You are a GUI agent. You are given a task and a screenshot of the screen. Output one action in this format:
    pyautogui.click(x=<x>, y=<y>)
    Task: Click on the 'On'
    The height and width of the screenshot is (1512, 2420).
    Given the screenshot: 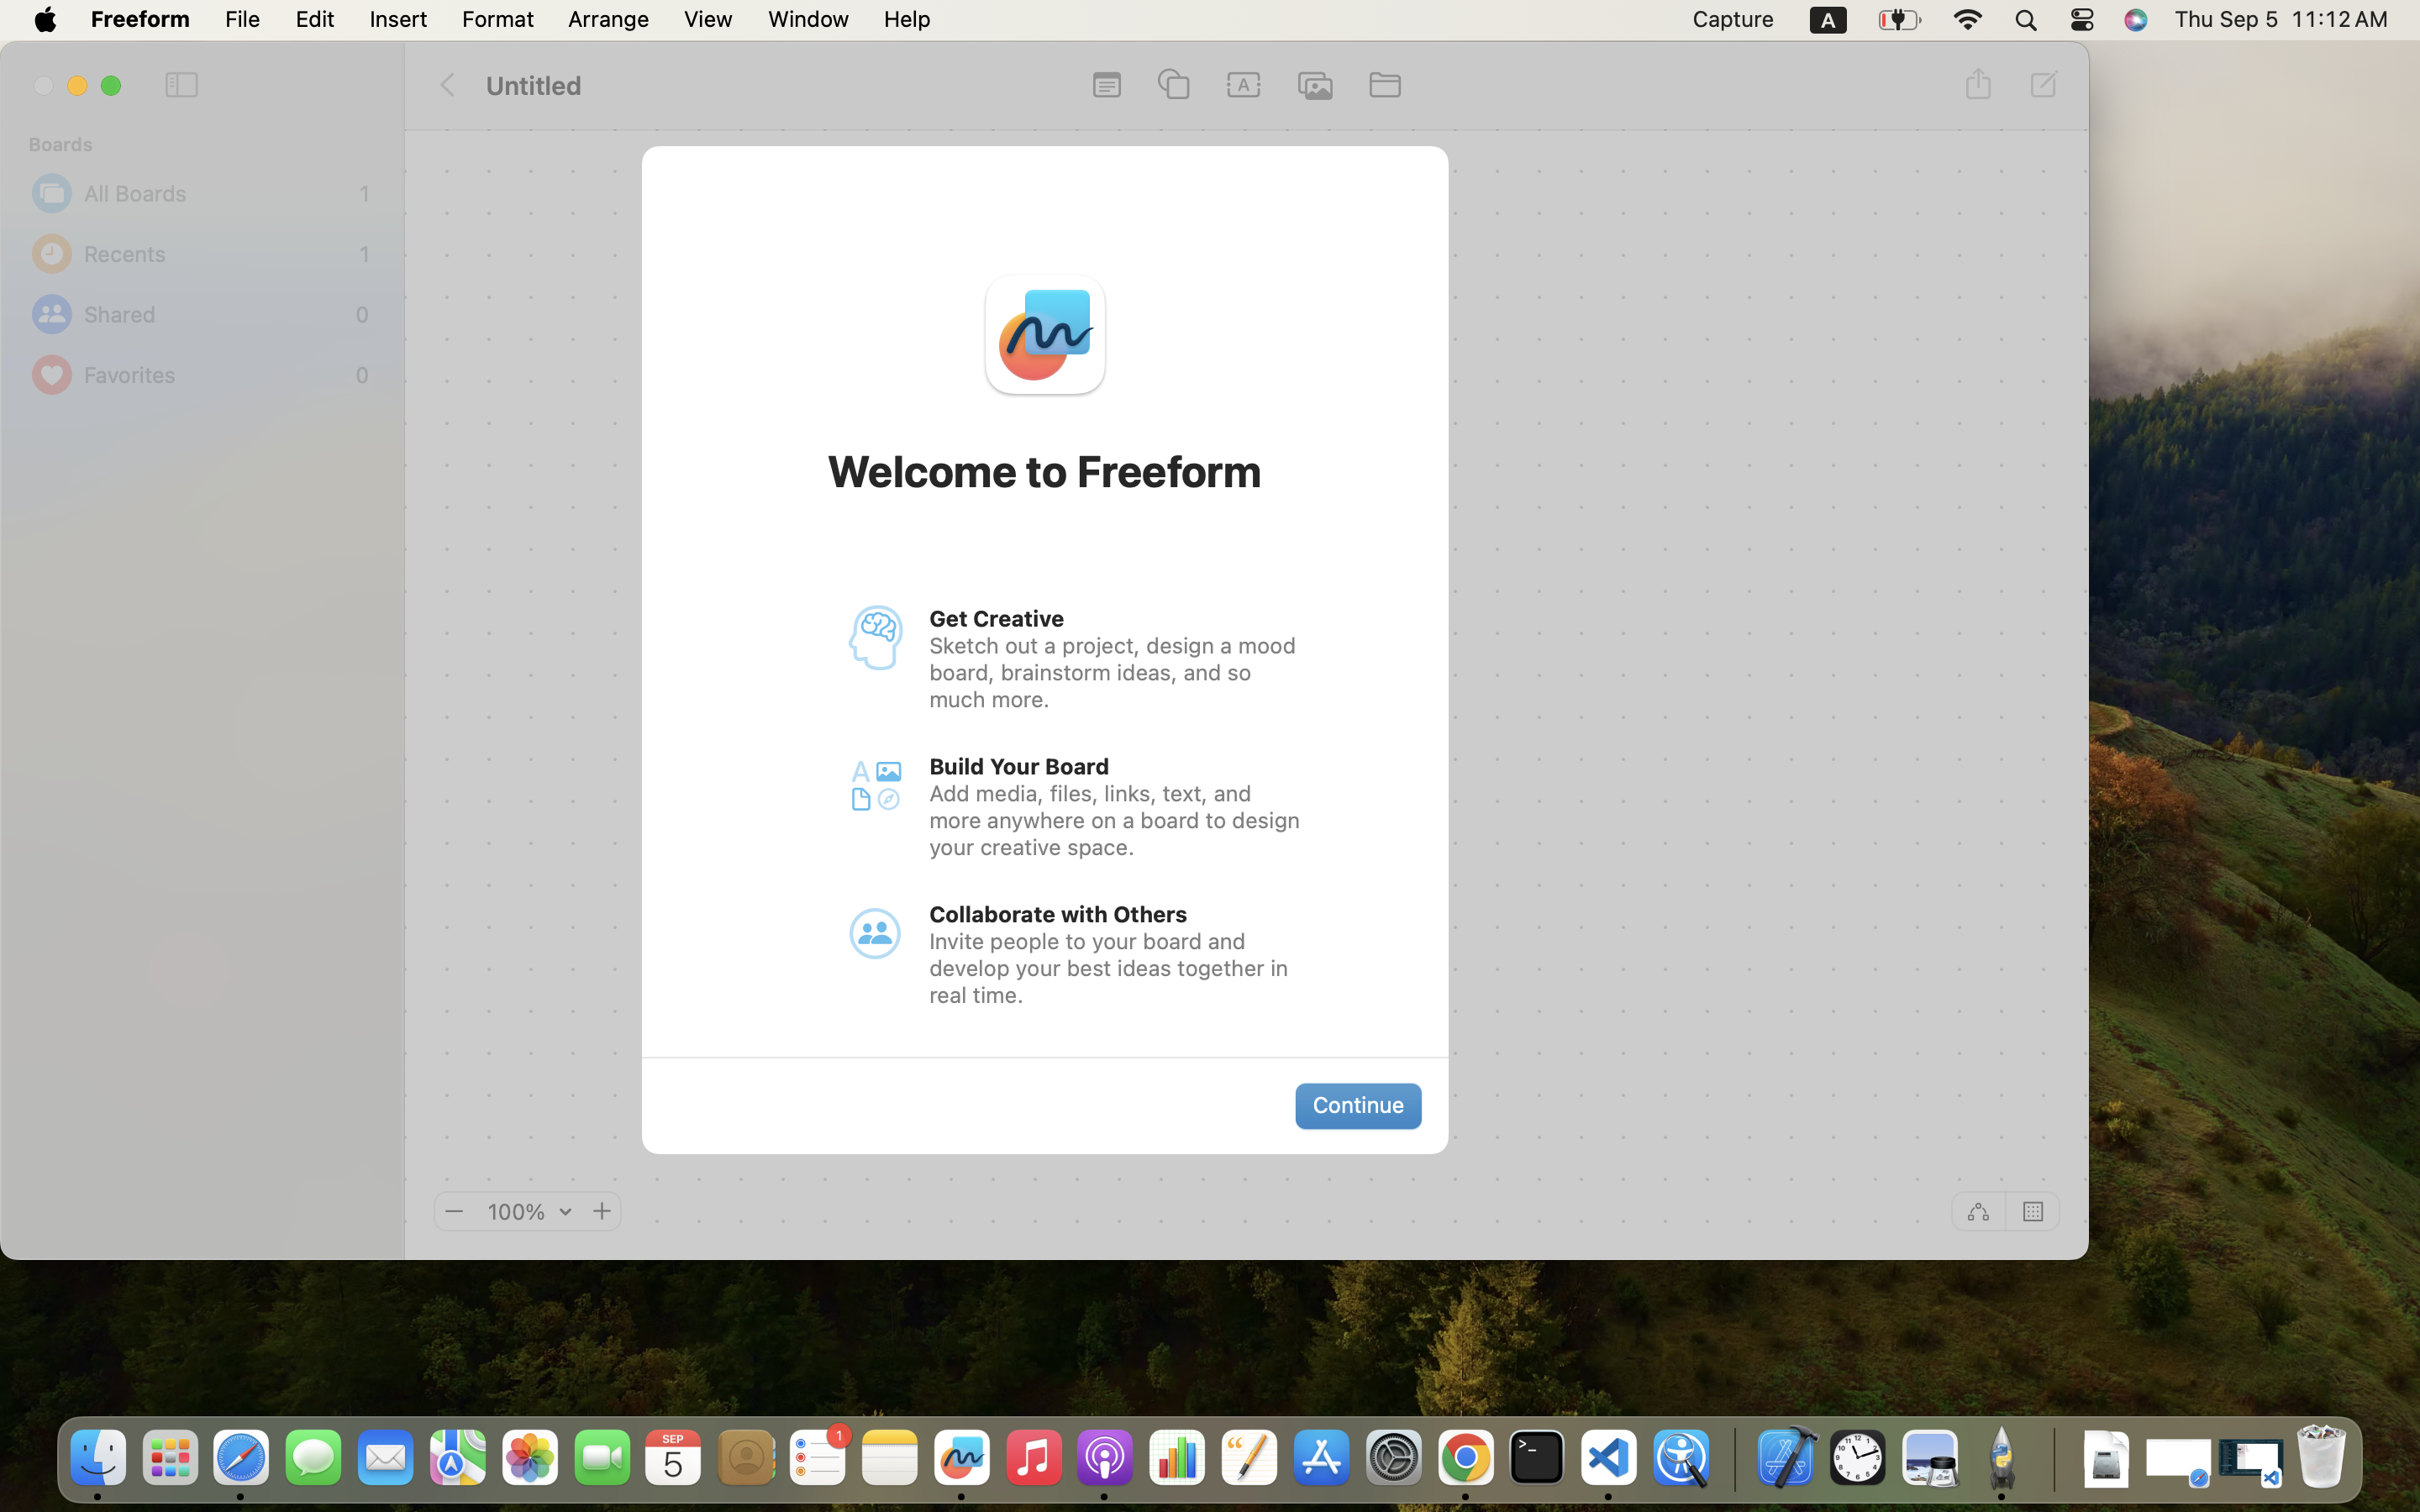 What is the action you would take?
    pyautogui.click(x=2033, y=1210)
    